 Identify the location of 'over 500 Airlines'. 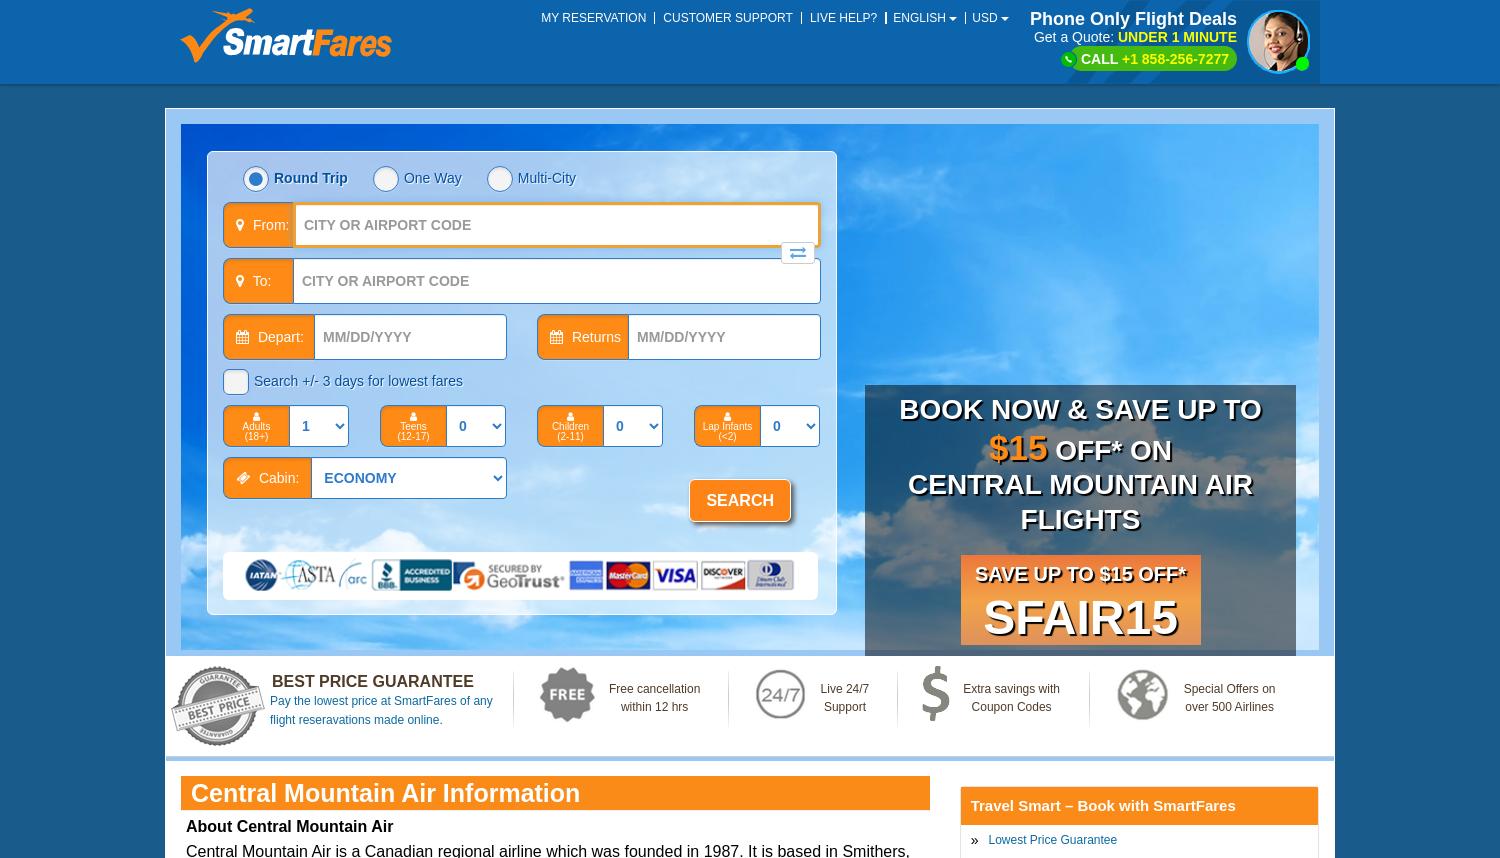
(1227, 705).